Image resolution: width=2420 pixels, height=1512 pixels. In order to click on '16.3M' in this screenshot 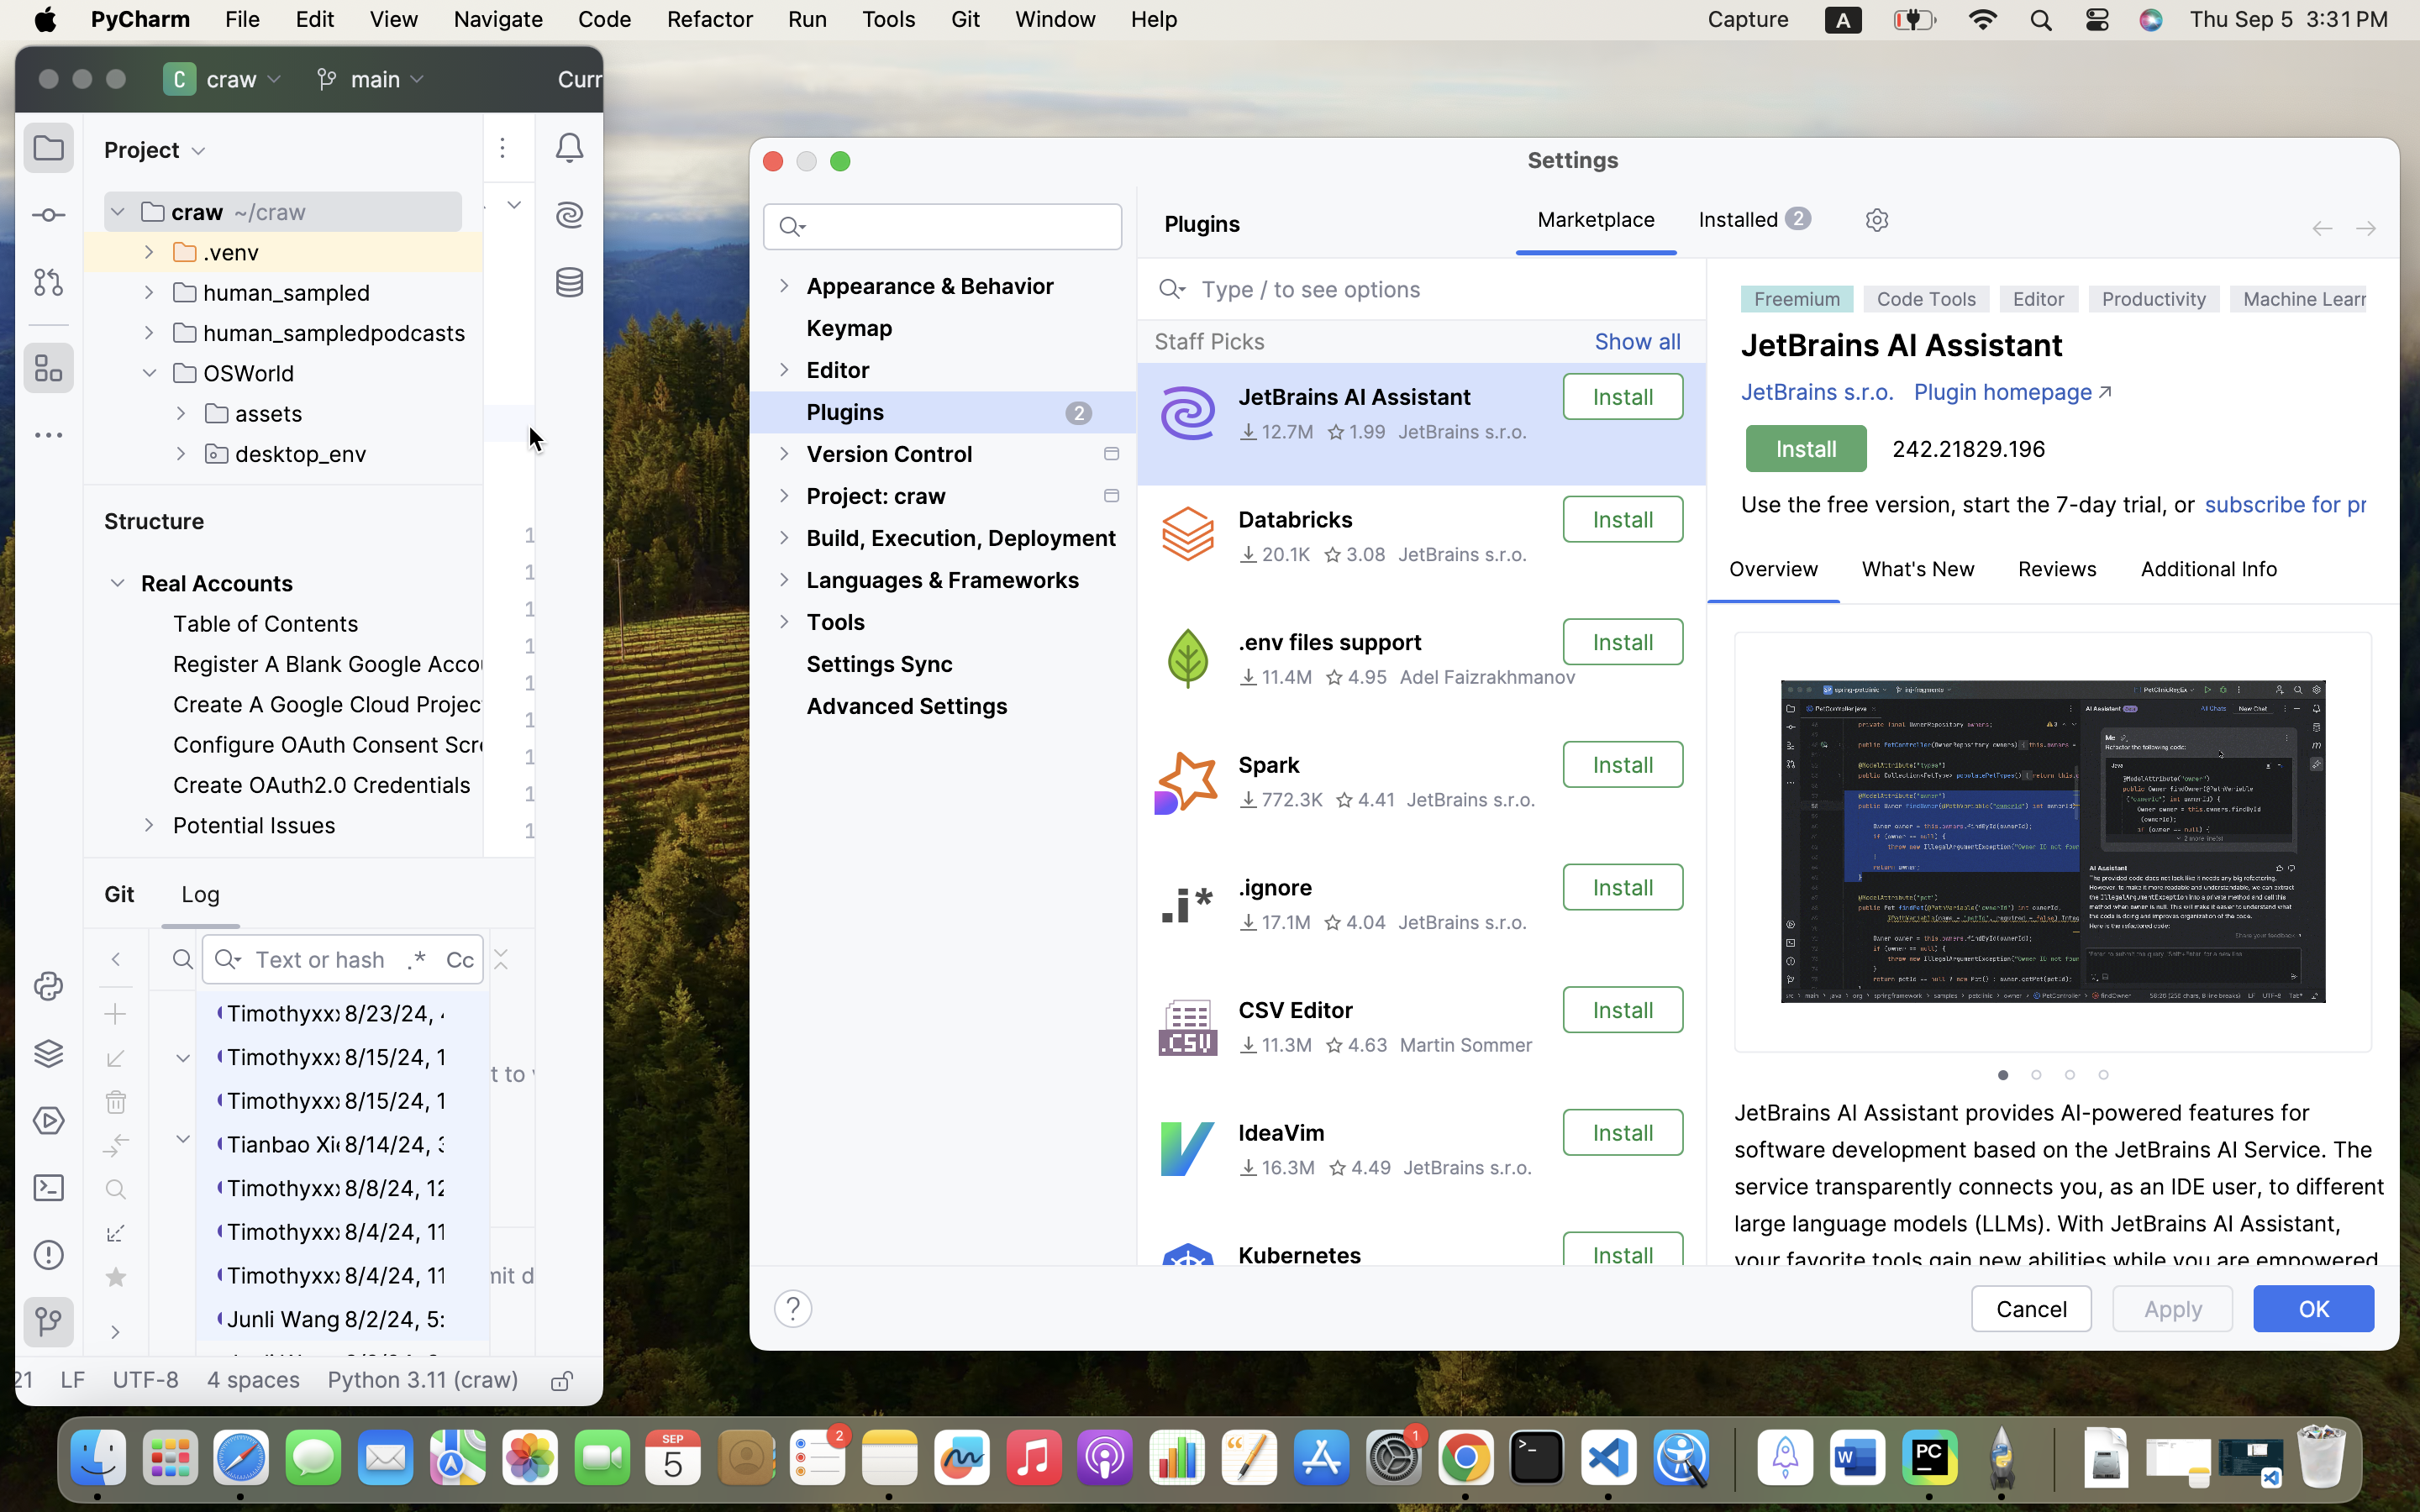, I will do `click(1276, 1166)`.